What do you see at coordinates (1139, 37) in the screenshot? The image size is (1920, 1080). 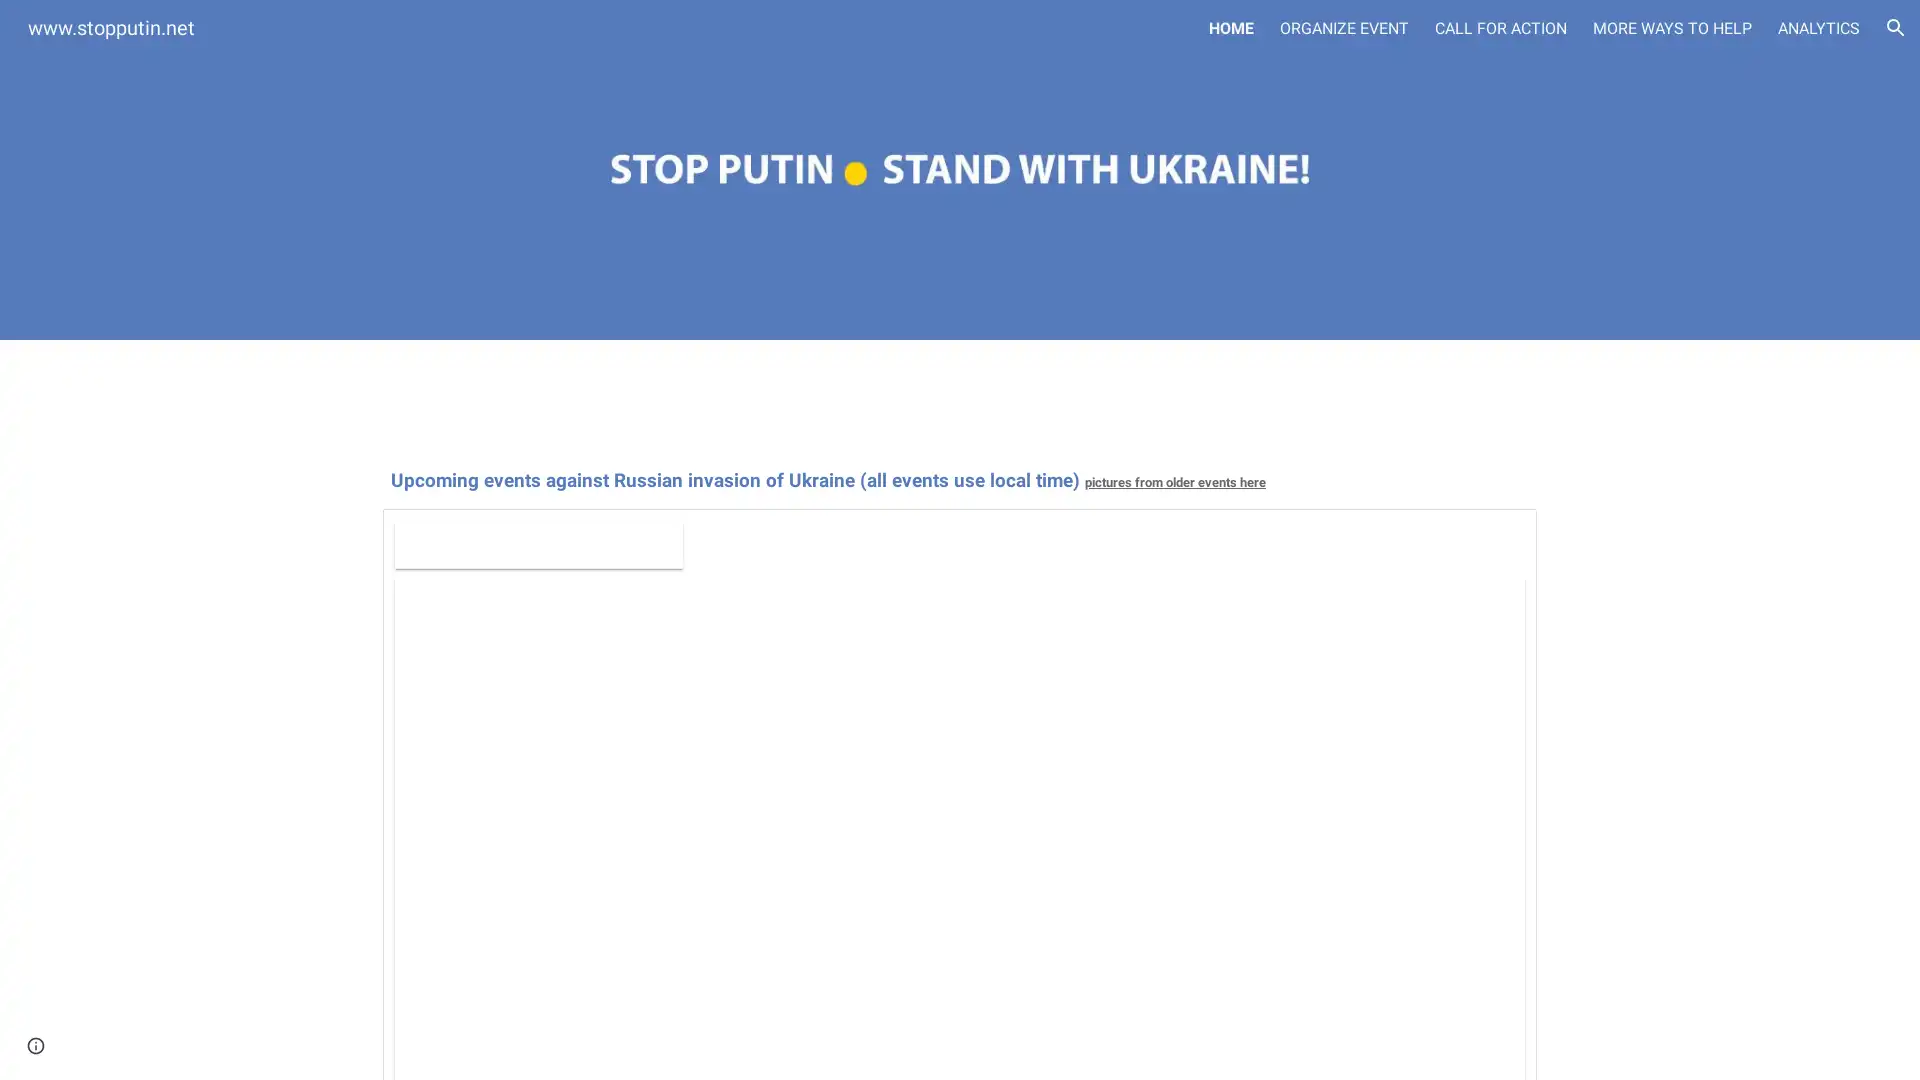 I see `Skip to navigation` at bounding box center [1139, 37].